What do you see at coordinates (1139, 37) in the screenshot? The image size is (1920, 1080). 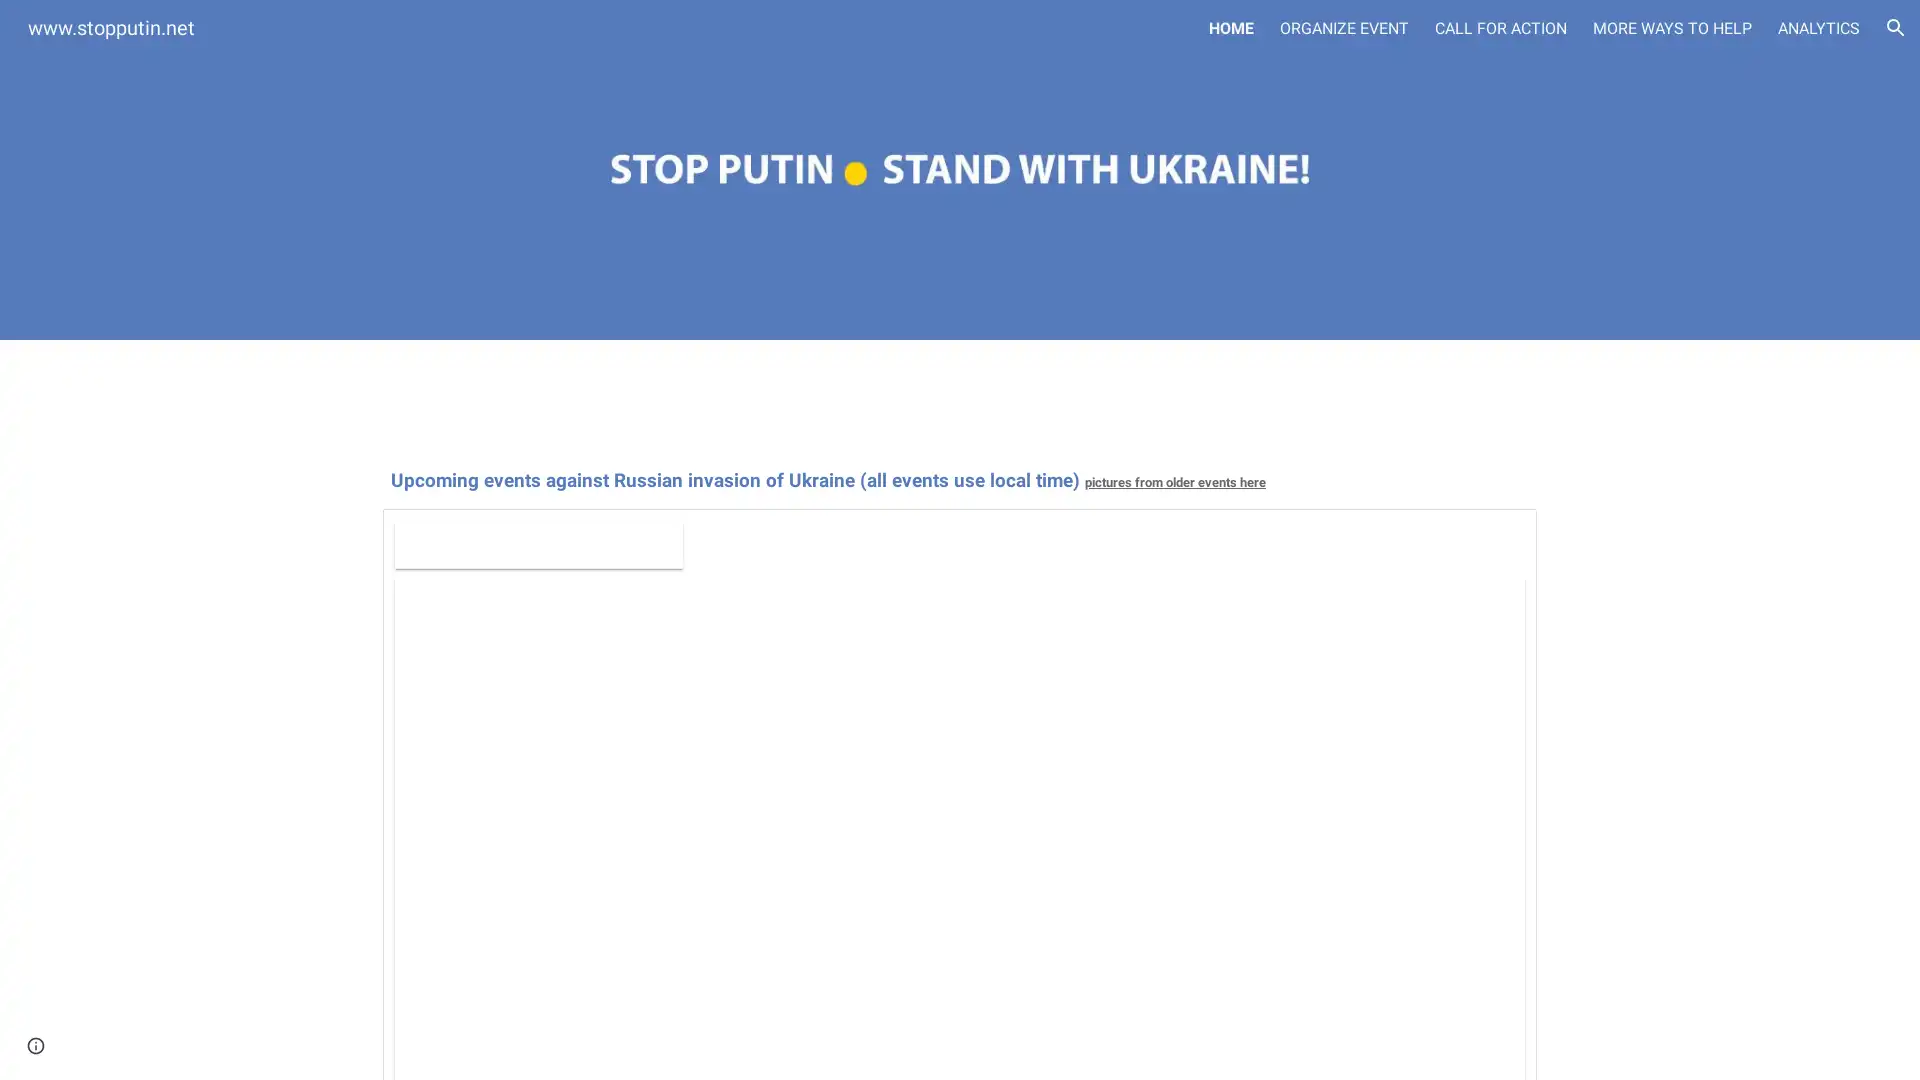 I see `Skip to navigation` at bounding box center [1139, 37].